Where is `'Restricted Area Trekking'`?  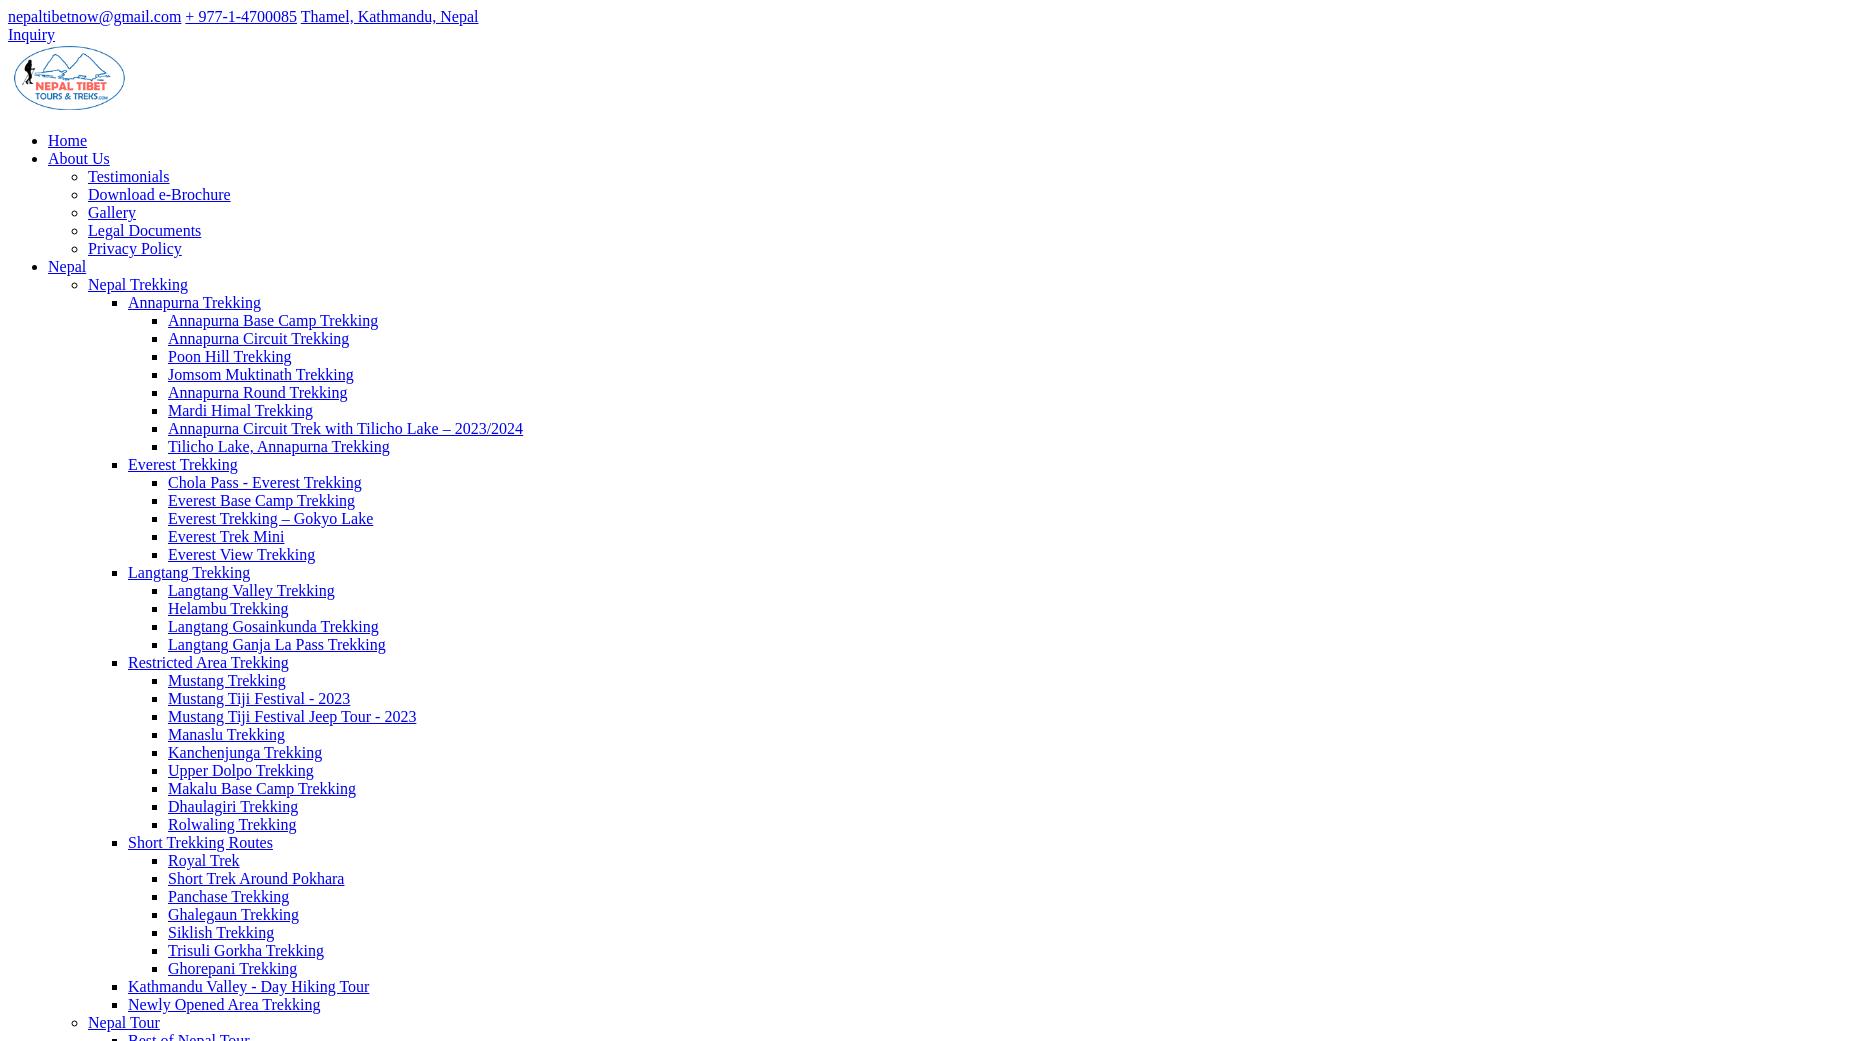
'Restricted Area Trekking' is located at coordinates (127, 661).